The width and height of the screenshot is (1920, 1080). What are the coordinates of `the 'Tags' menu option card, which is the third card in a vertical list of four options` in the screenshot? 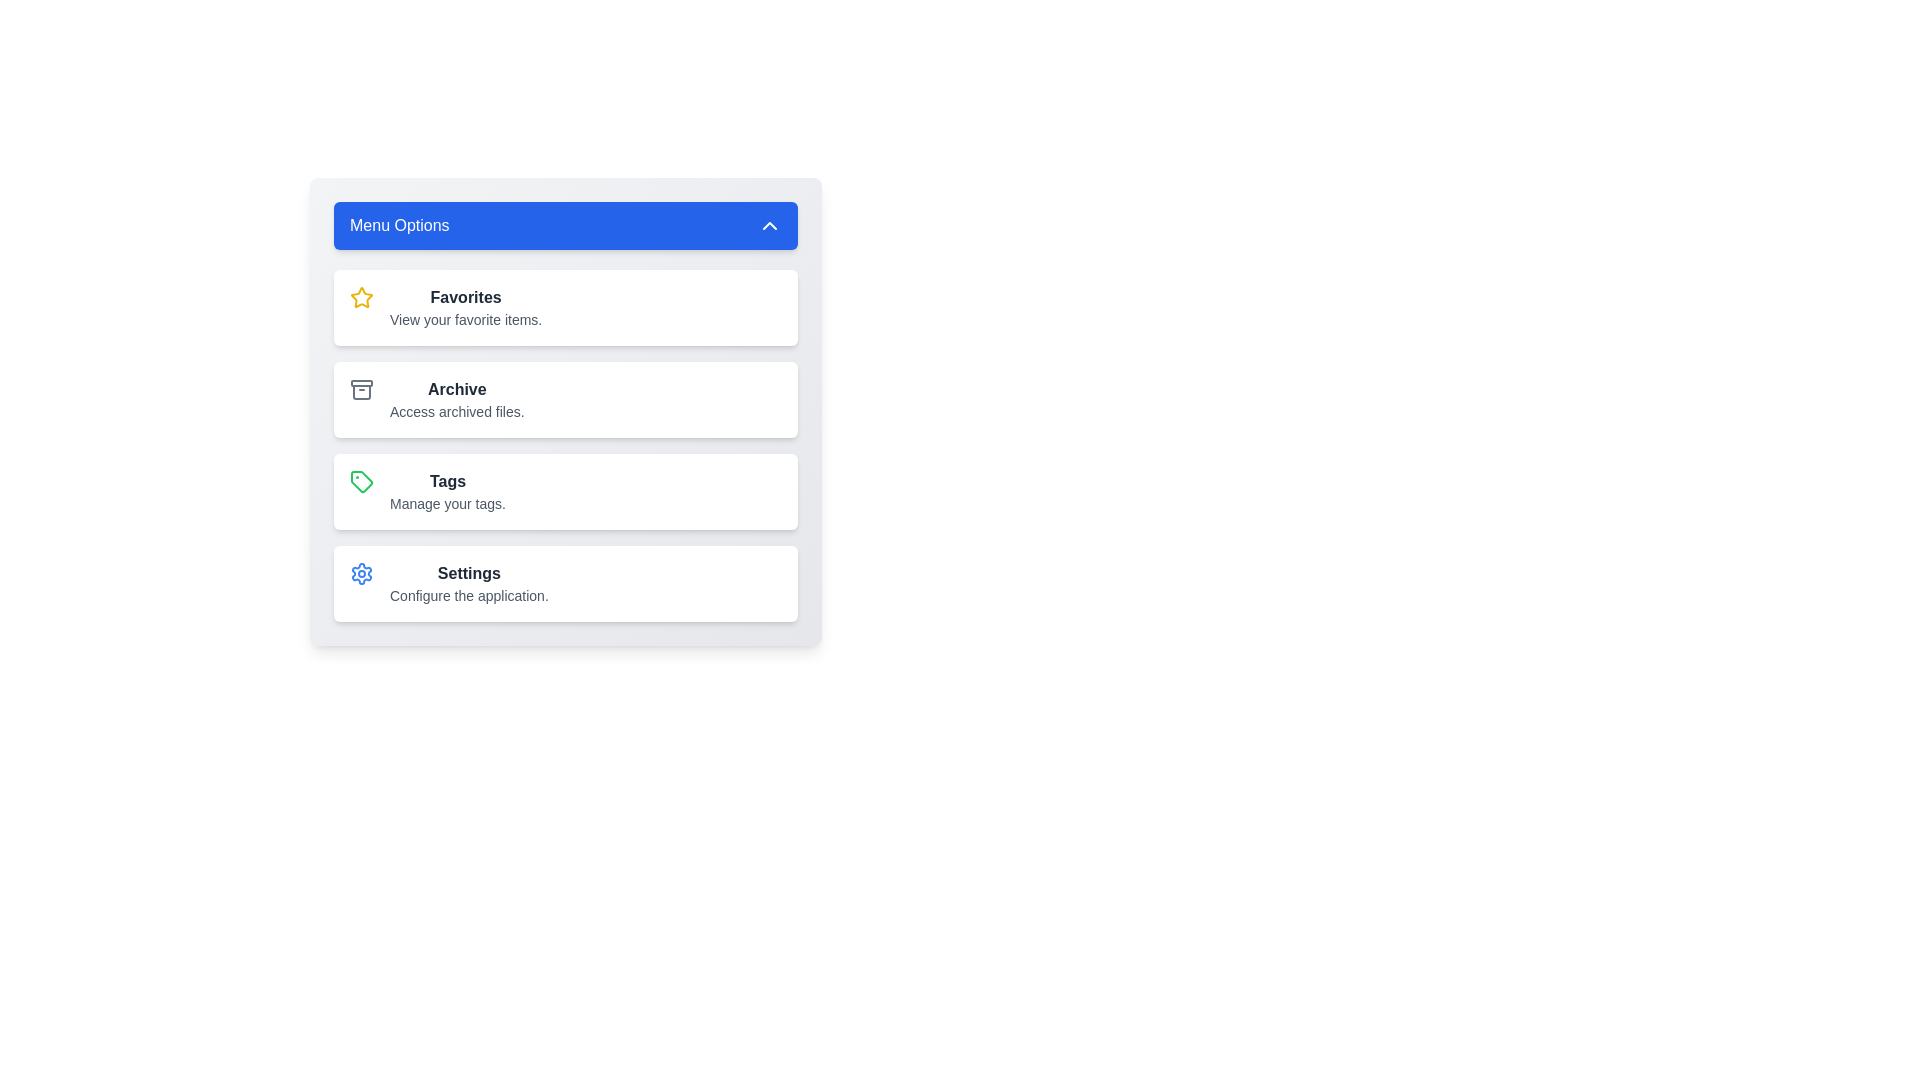 It's located at (565, 492).